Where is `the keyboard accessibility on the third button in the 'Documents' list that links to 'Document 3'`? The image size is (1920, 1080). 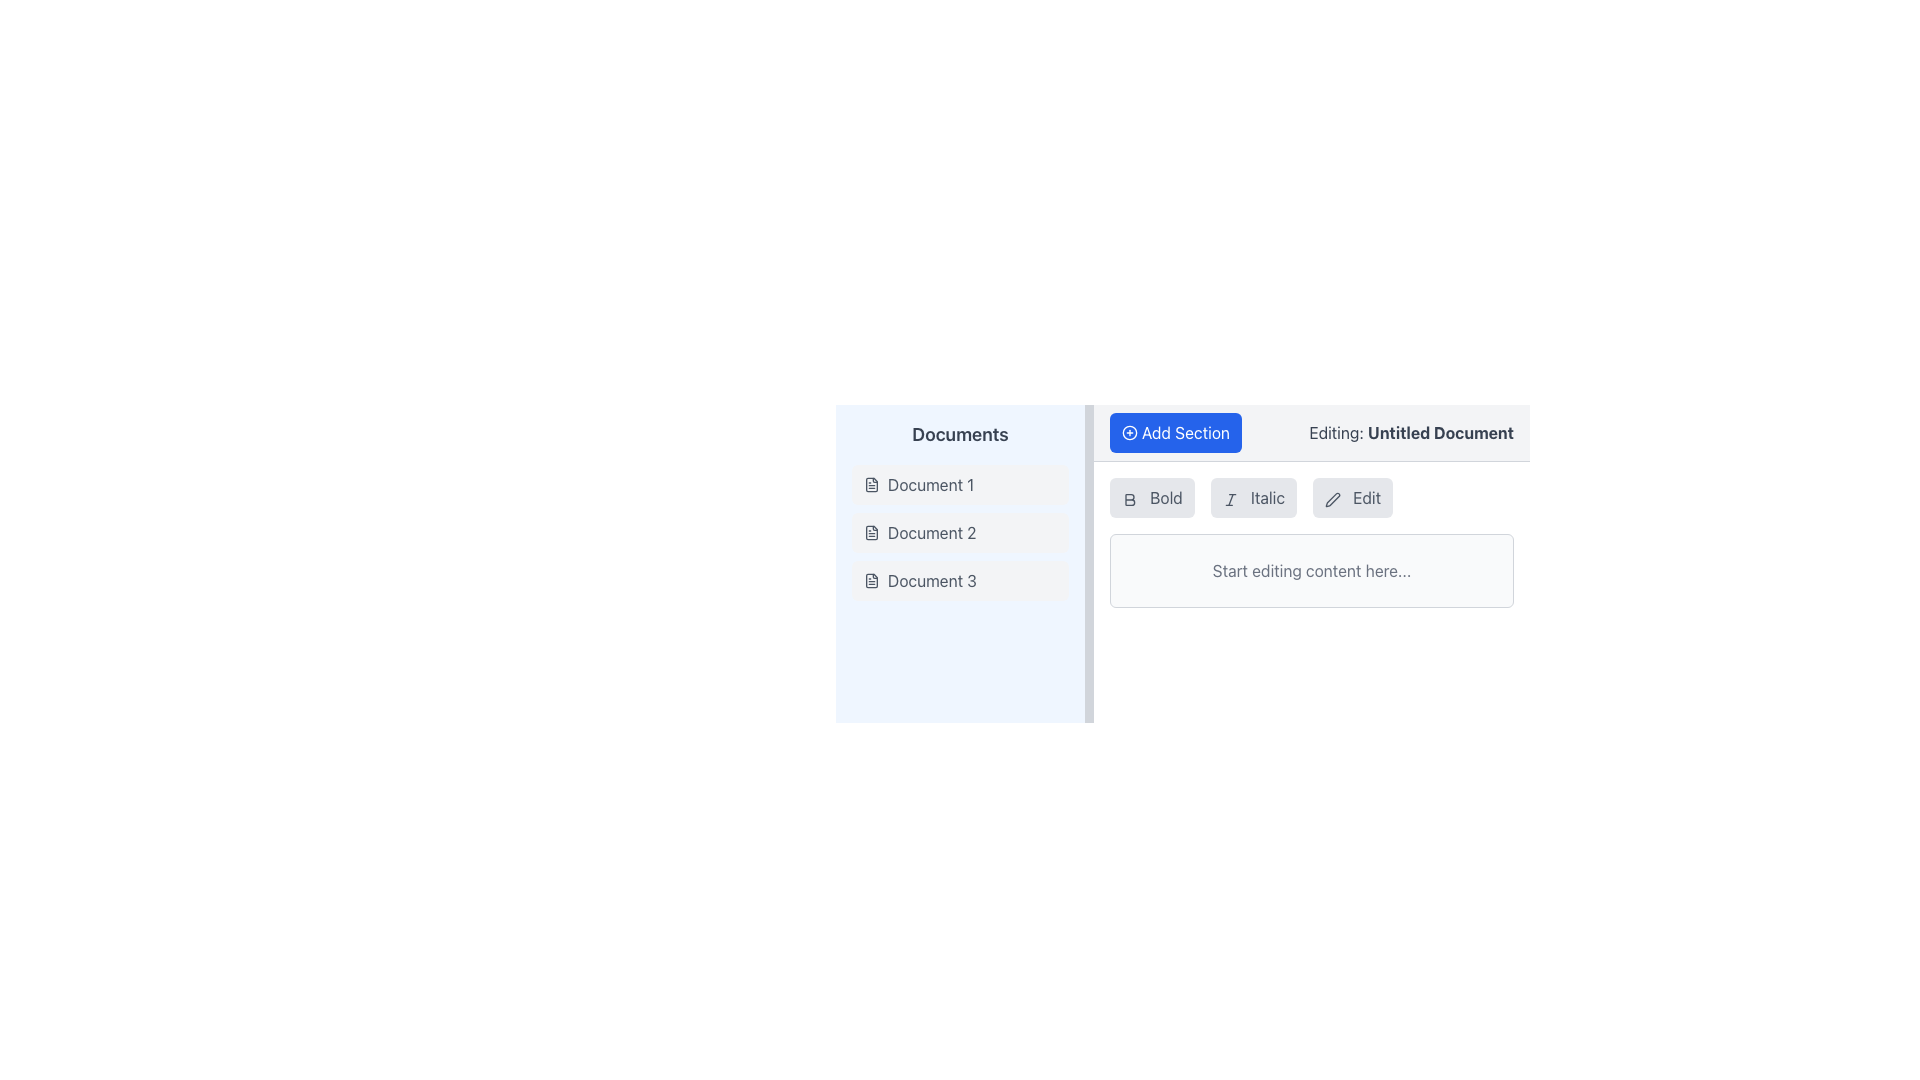 the keyboard accessibility on the third button in the 'Documents' list that links to 'Document 3' is located at coordinates (960, 581).